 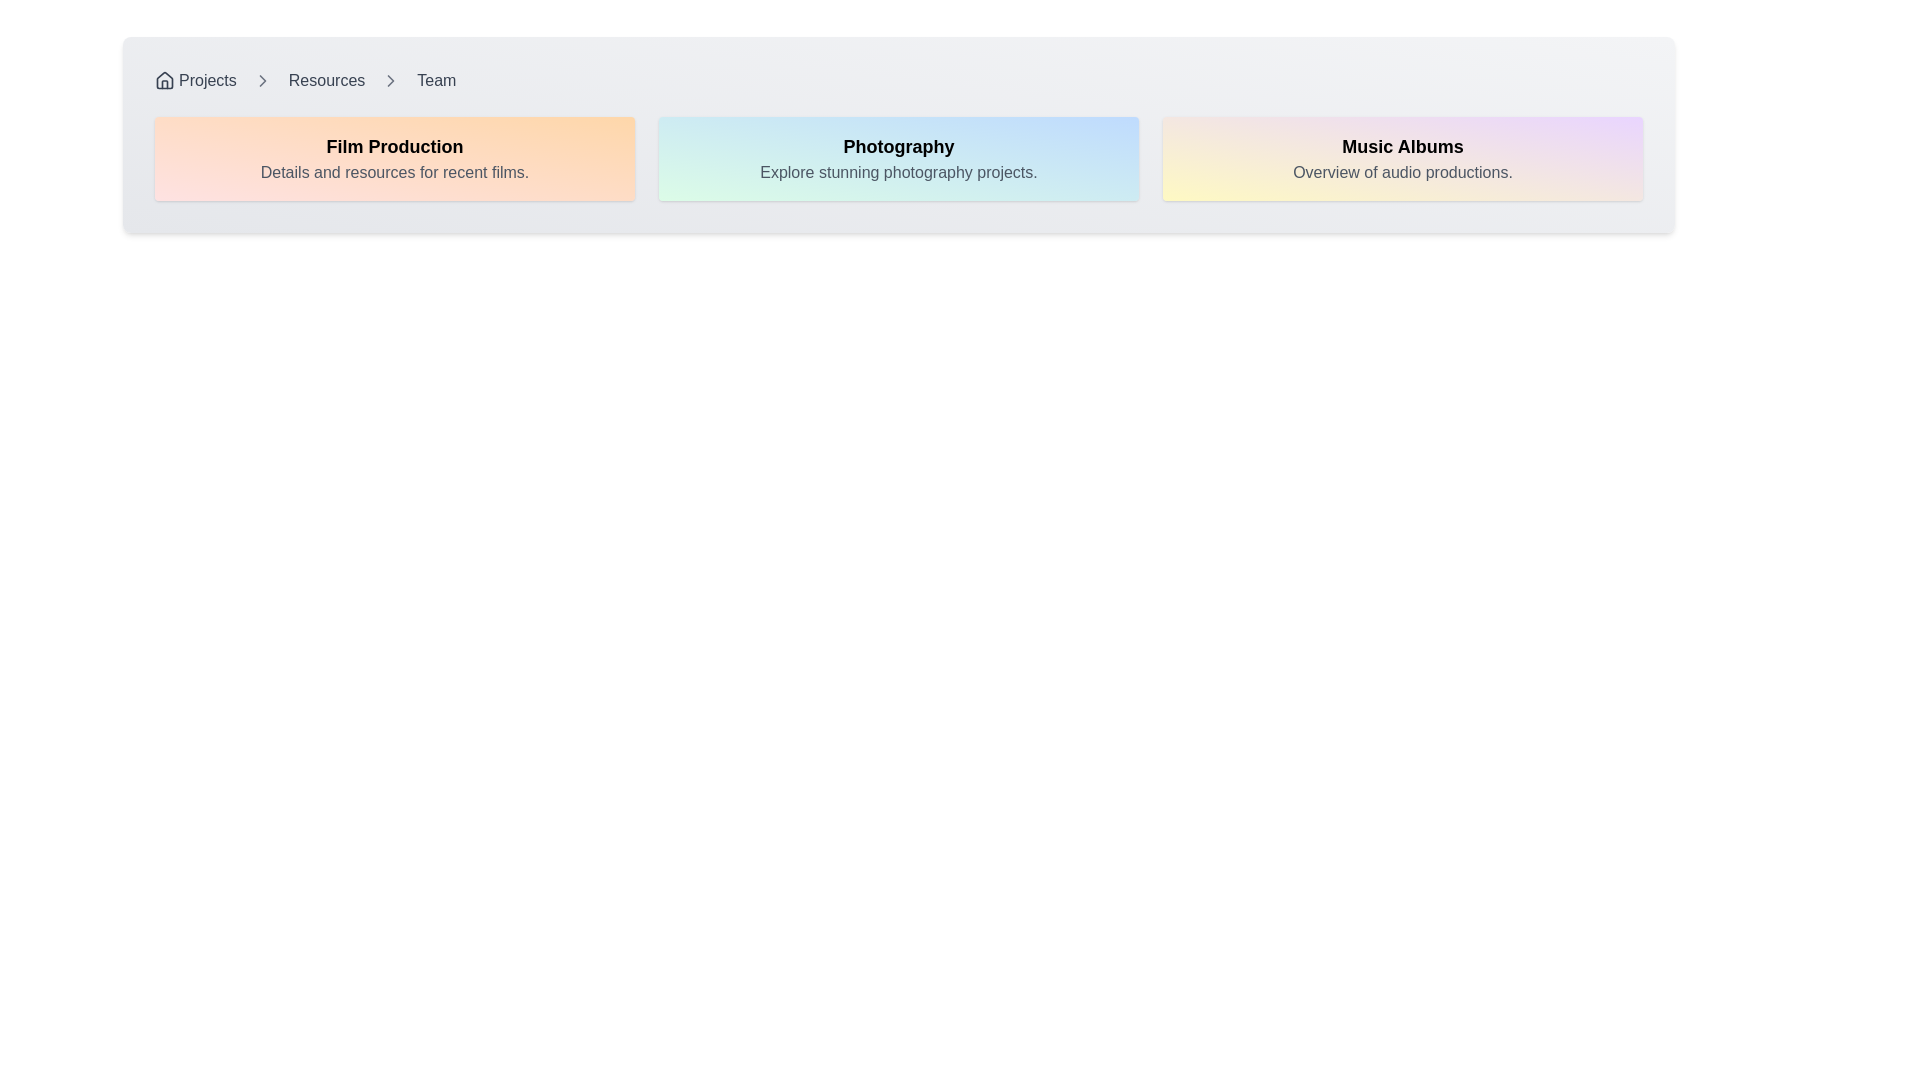 I want to click on the Informational card representing the 'Photography' category, which is located in the middle of a row of three sections in a grid layout, flanked by 'Film Production' and 'Music Albums', so click(x=897, y=157).